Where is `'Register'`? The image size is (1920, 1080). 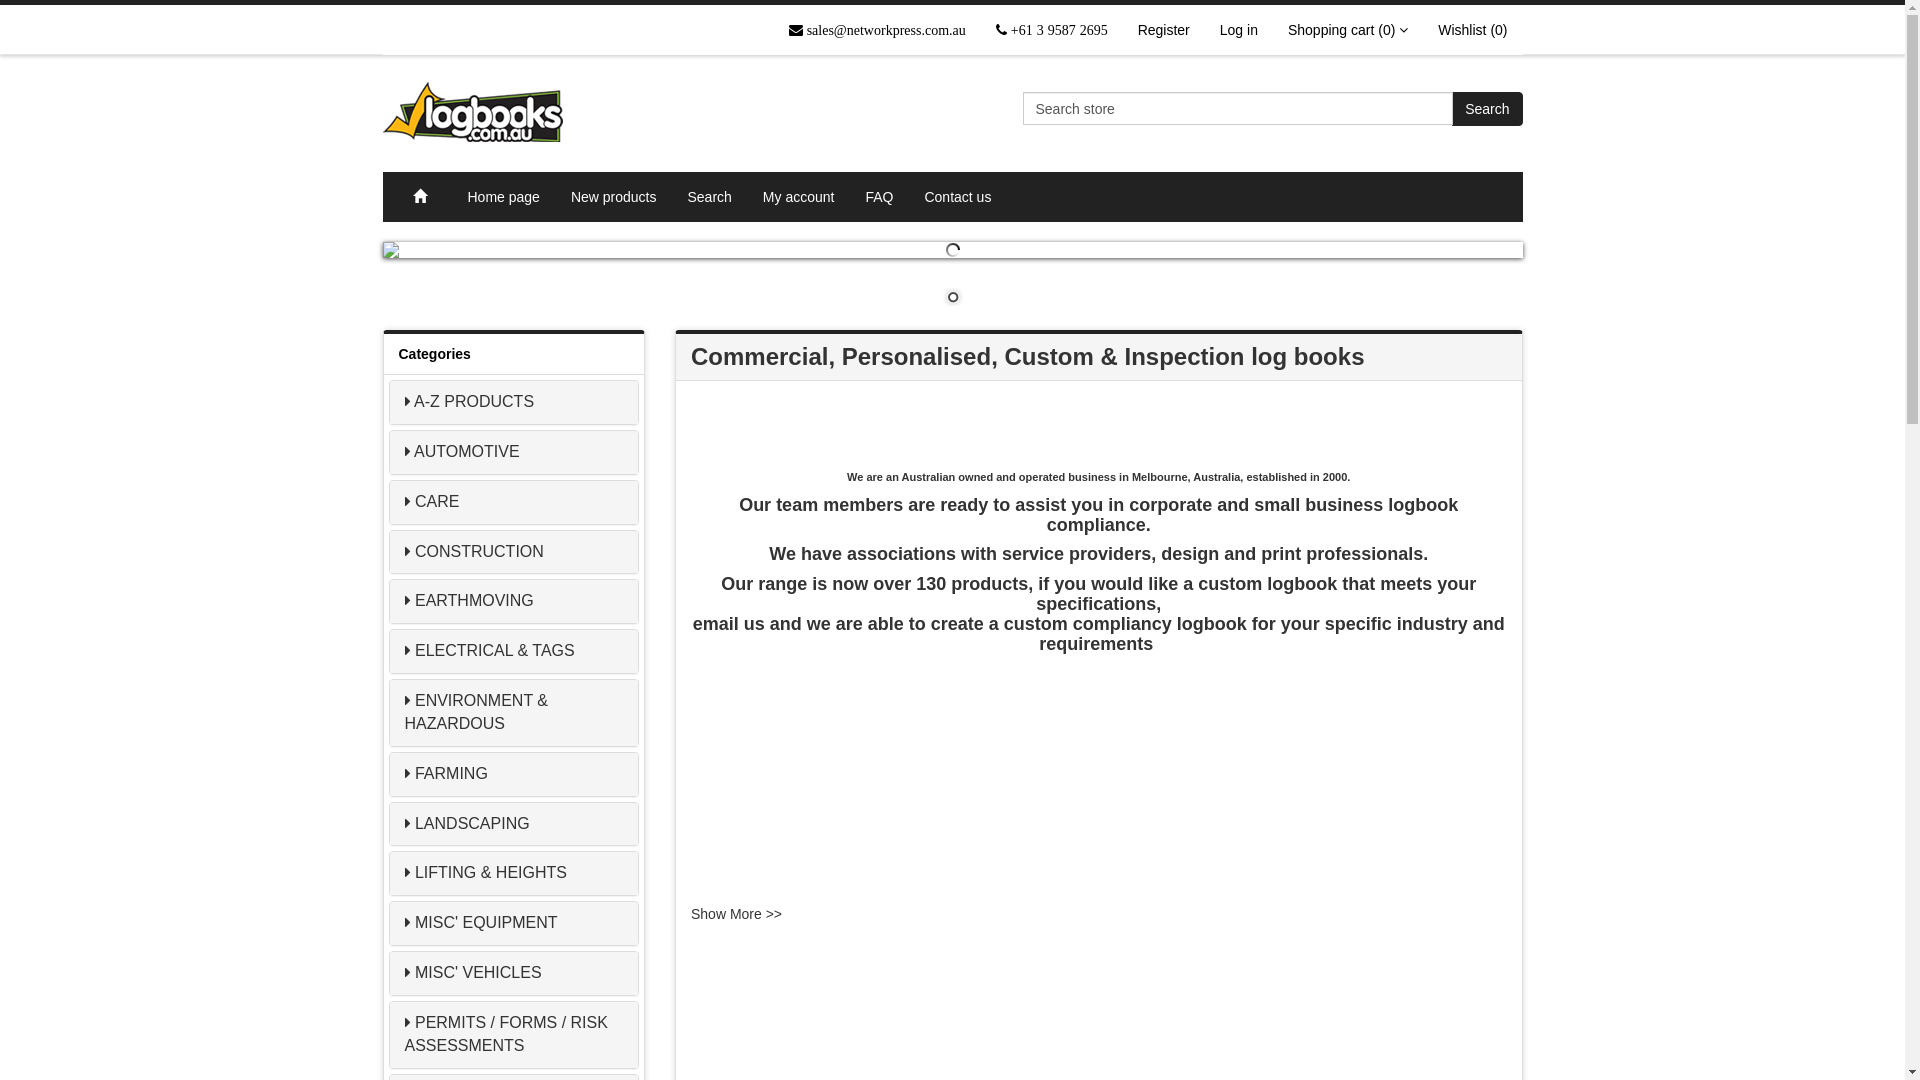 'Register' is located at coordinates (1123, 30).